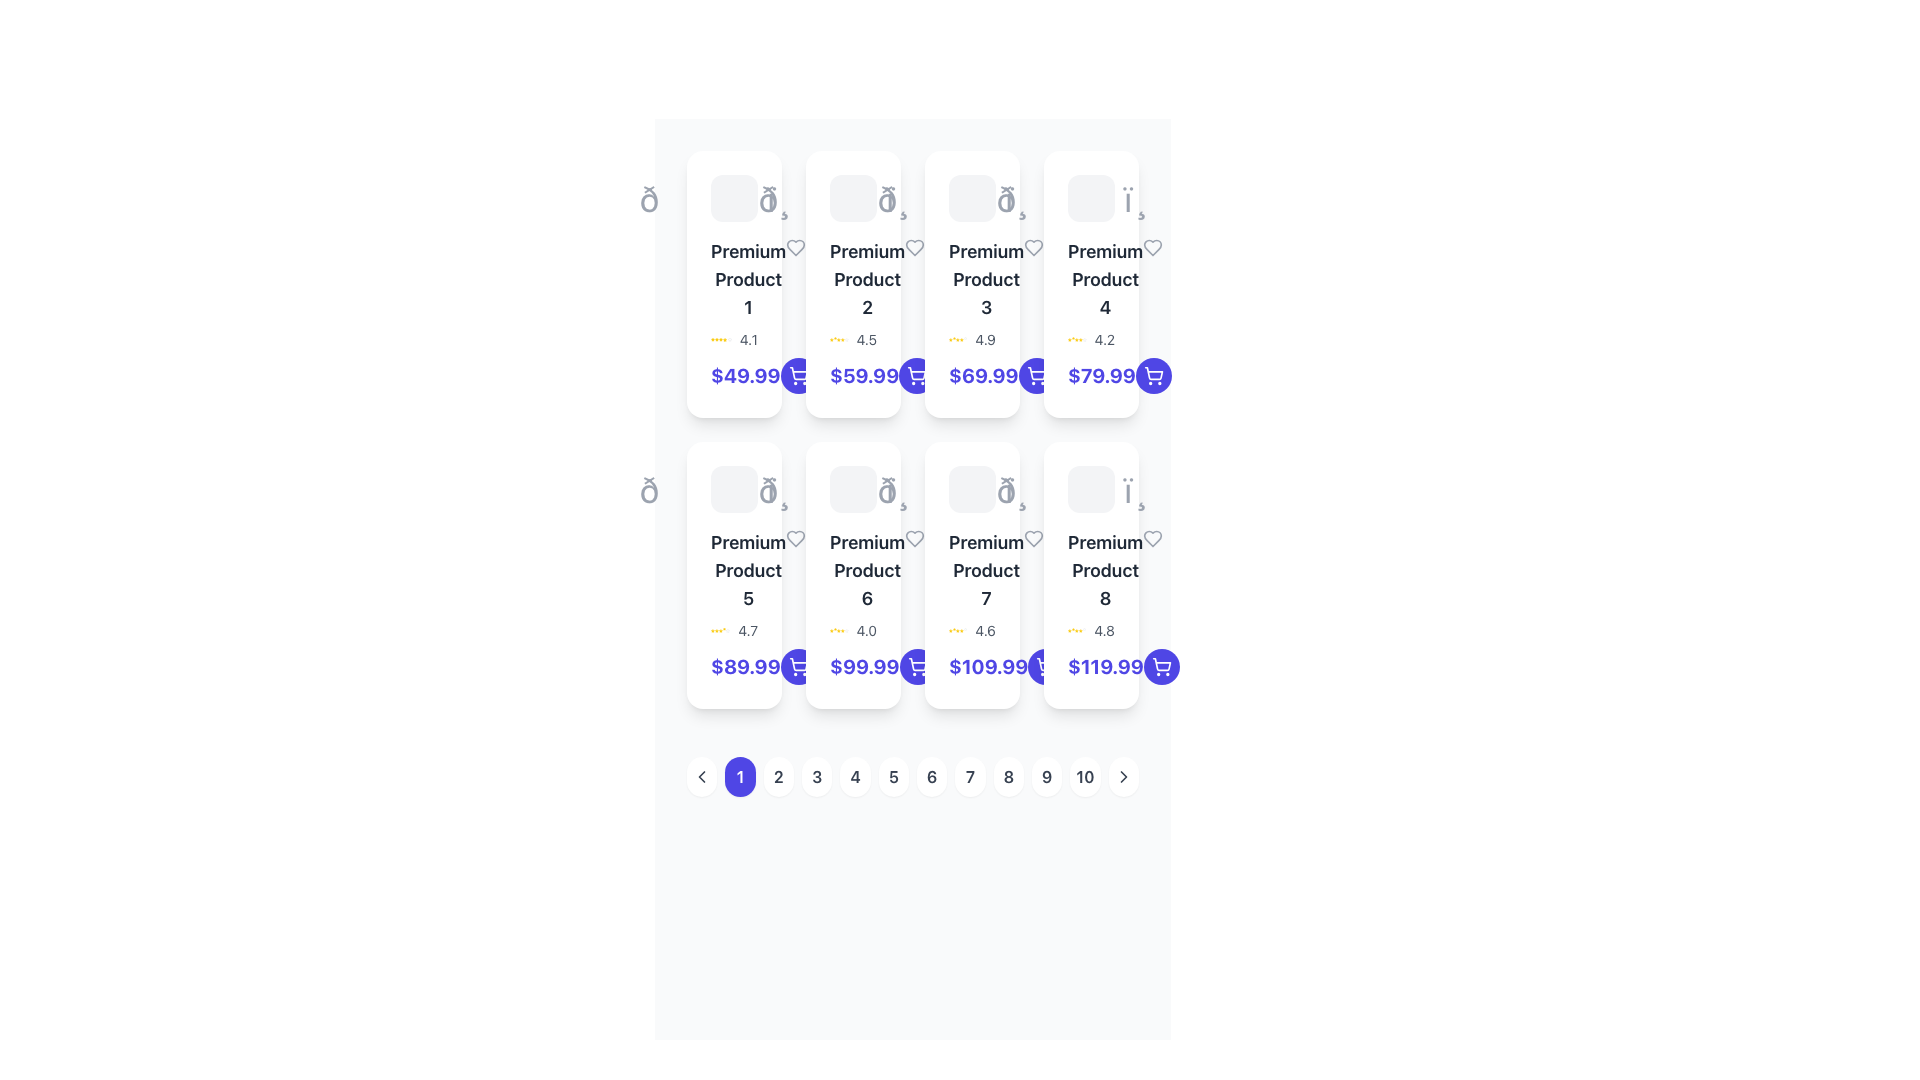  Describe the element at coordinates (747, 570) in the screenshot. I see `the text label that reads 'Premium Product 5', which is positioned at the second row, first column of a grid layout` at that location.